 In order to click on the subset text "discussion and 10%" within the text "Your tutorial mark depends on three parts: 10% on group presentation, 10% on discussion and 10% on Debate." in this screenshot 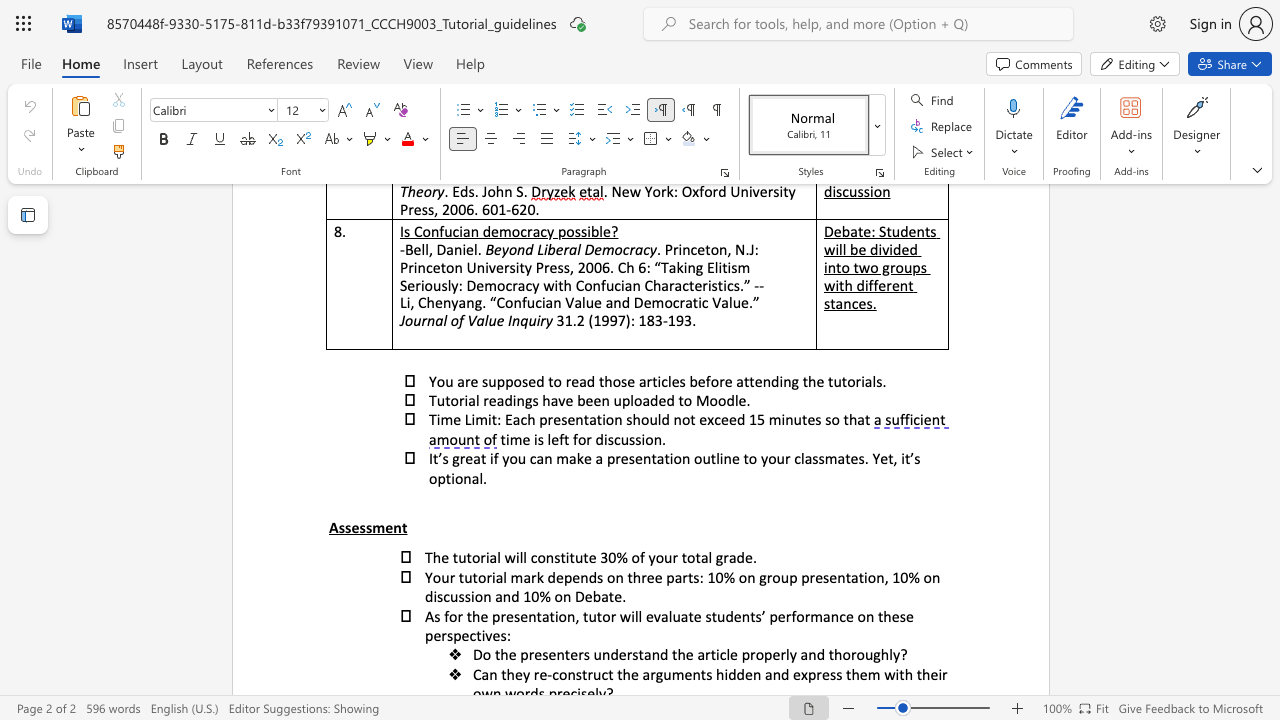, I will do `click(423, 595)`.